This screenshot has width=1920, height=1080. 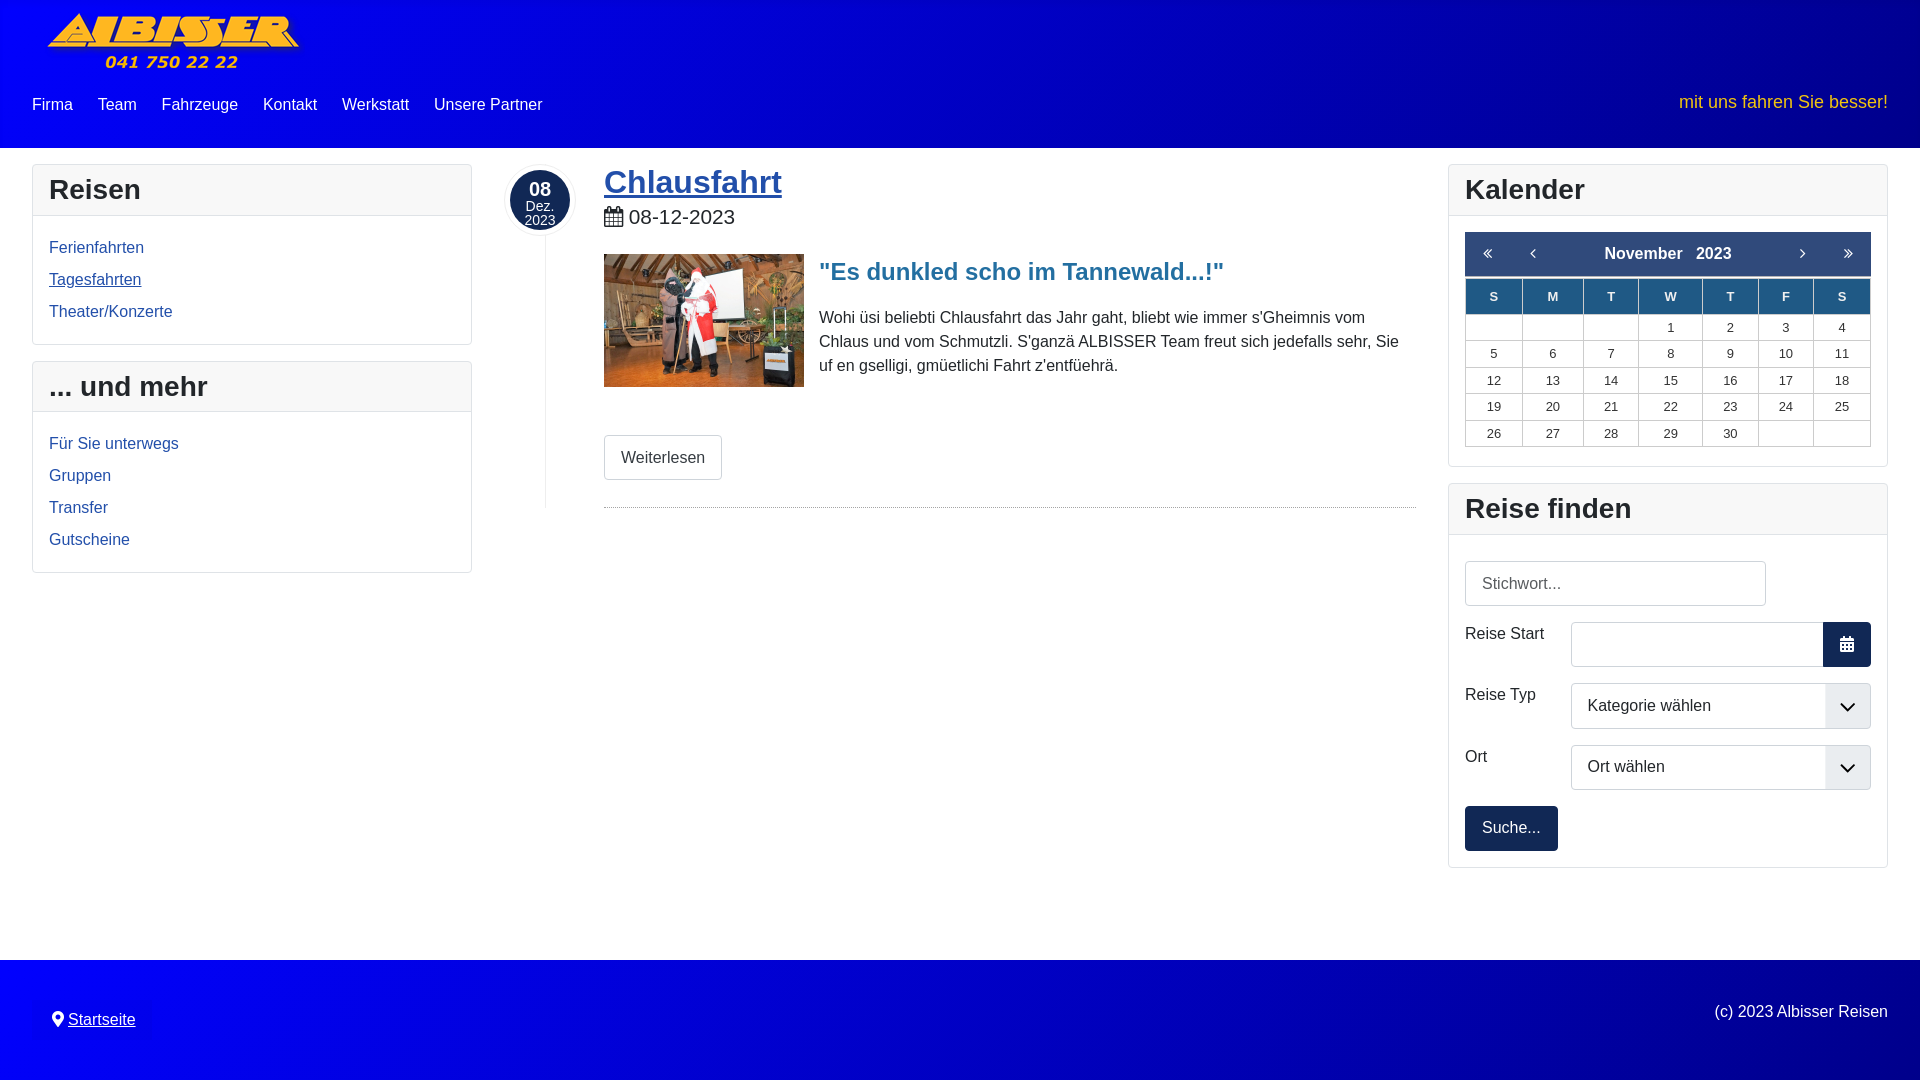 I want to click on 'Theater/Konzerte', so click(x=109, y=311).